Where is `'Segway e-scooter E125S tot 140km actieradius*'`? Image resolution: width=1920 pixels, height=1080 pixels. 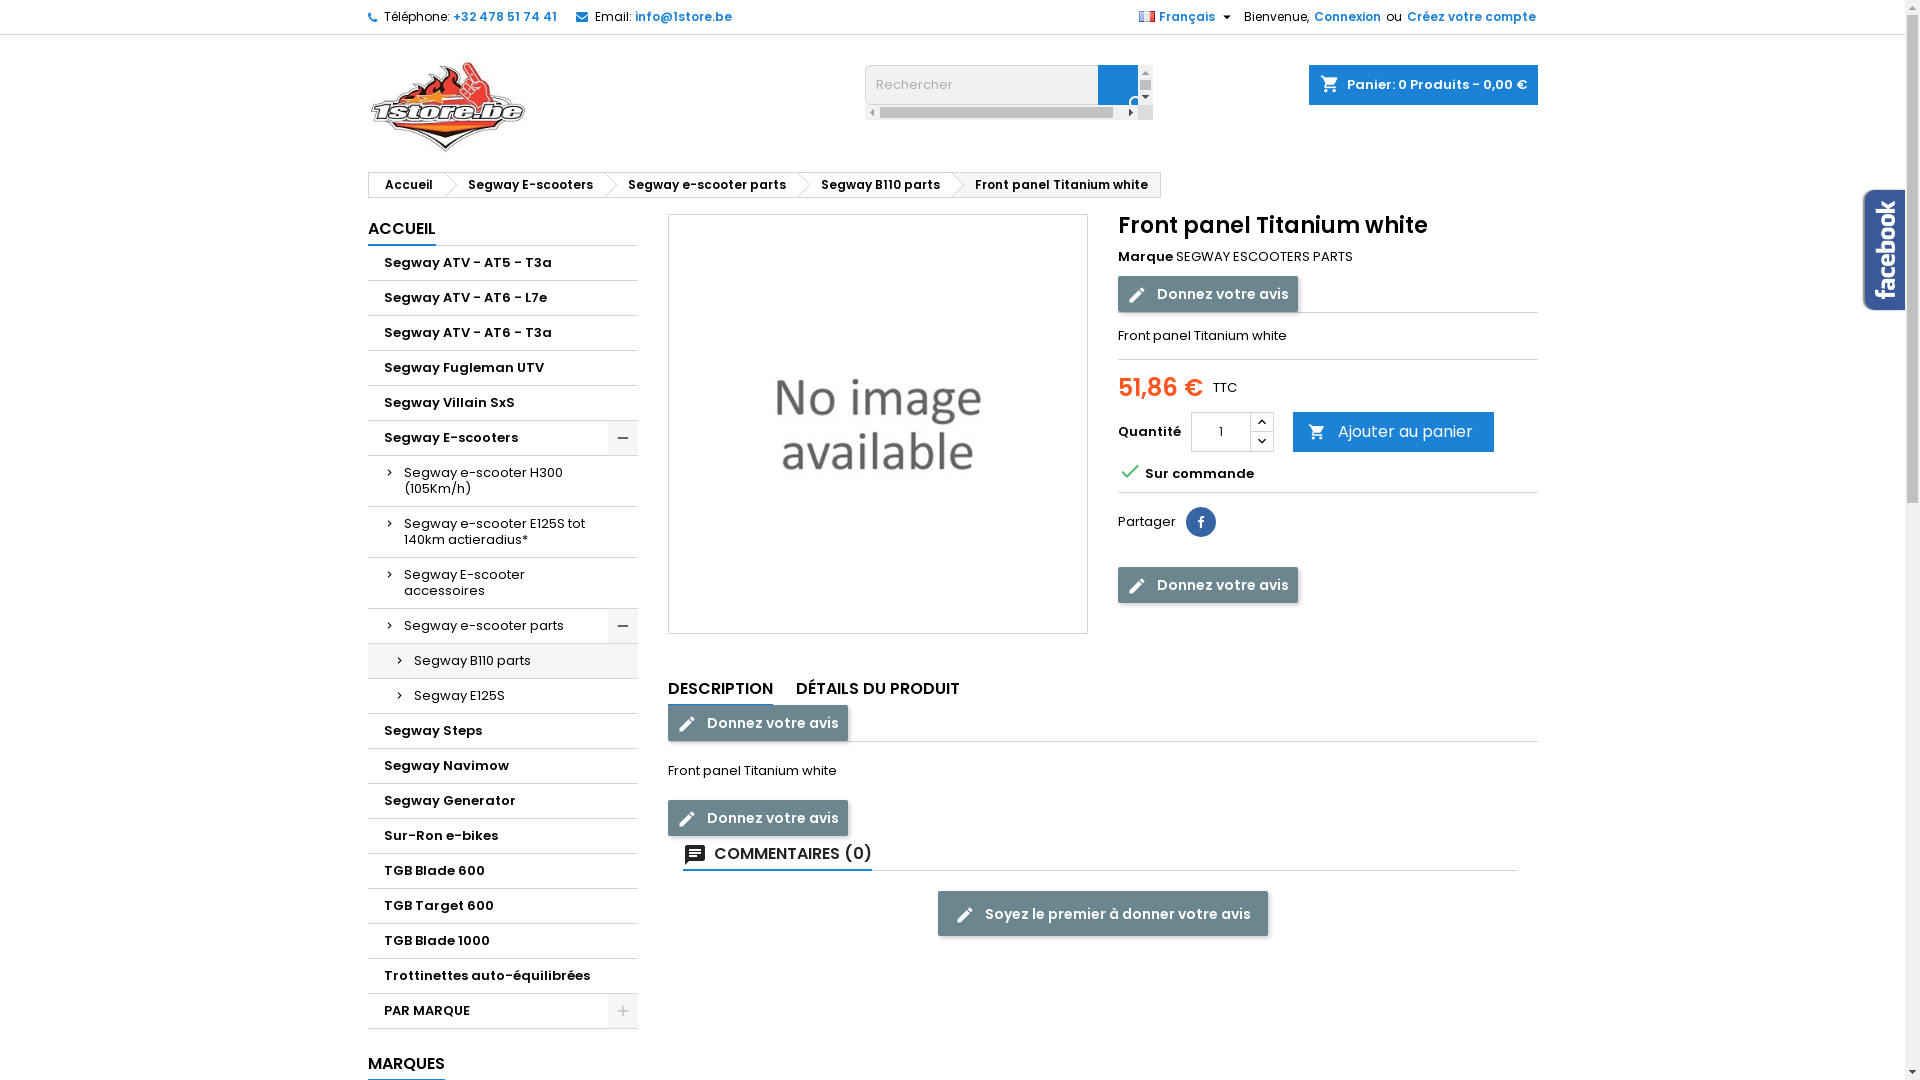 'Segway e-scooter E125S tot 140km actieradius*' is located at coordinates (503, 531).